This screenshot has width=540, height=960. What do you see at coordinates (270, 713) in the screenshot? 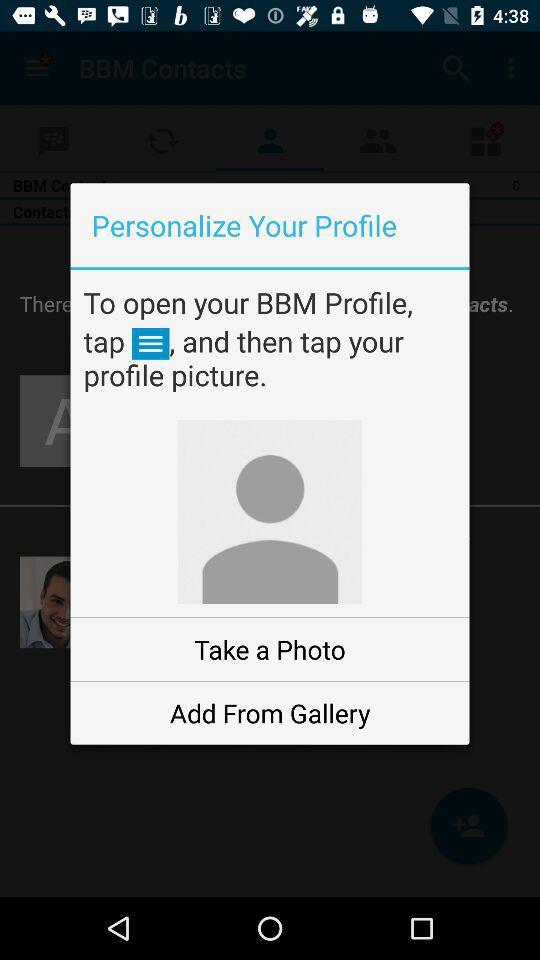
I see `the add from gallery item` at bounding box center [270, 713].